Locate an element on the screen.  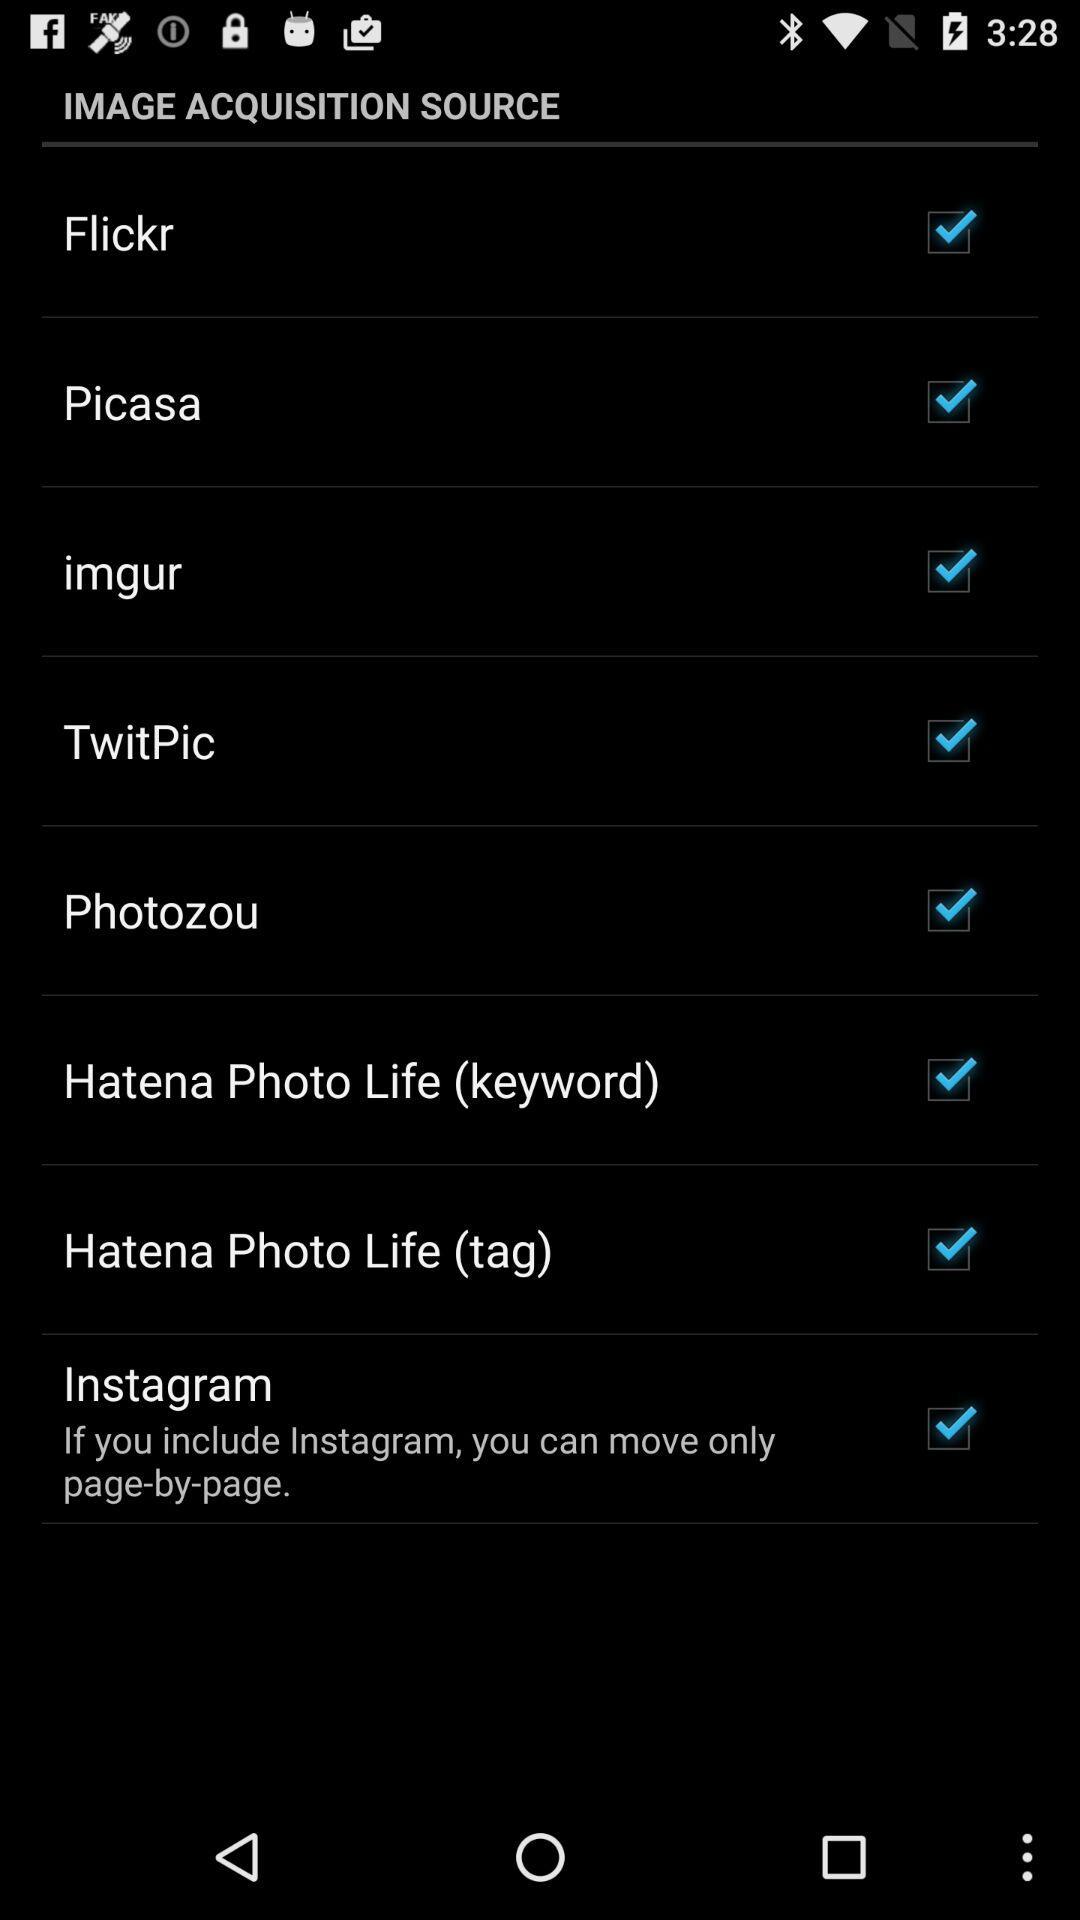
the checkbox just right to flickr is located at coordinates (947, 233).